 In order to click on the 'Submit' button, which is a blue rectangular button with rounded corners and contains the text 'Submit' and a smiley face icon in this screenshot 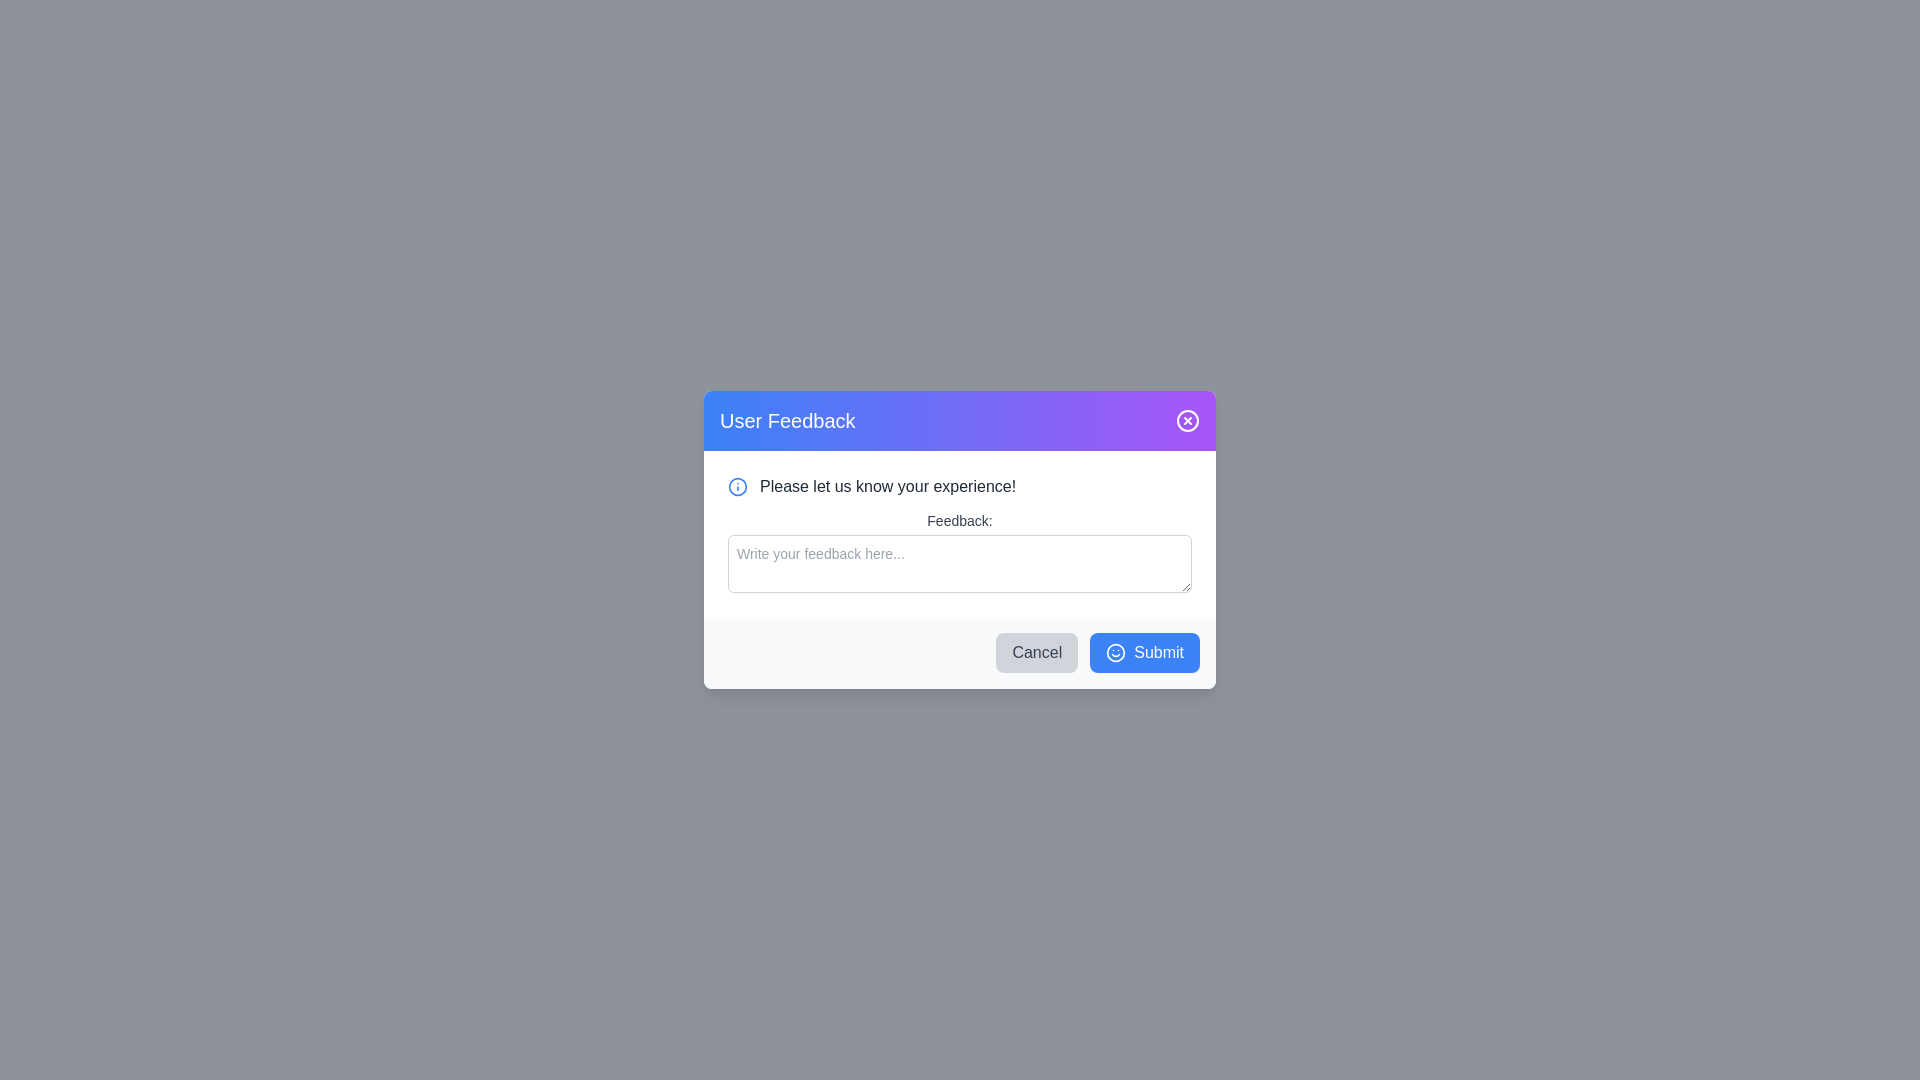, I will do `click(1145, 652)`.